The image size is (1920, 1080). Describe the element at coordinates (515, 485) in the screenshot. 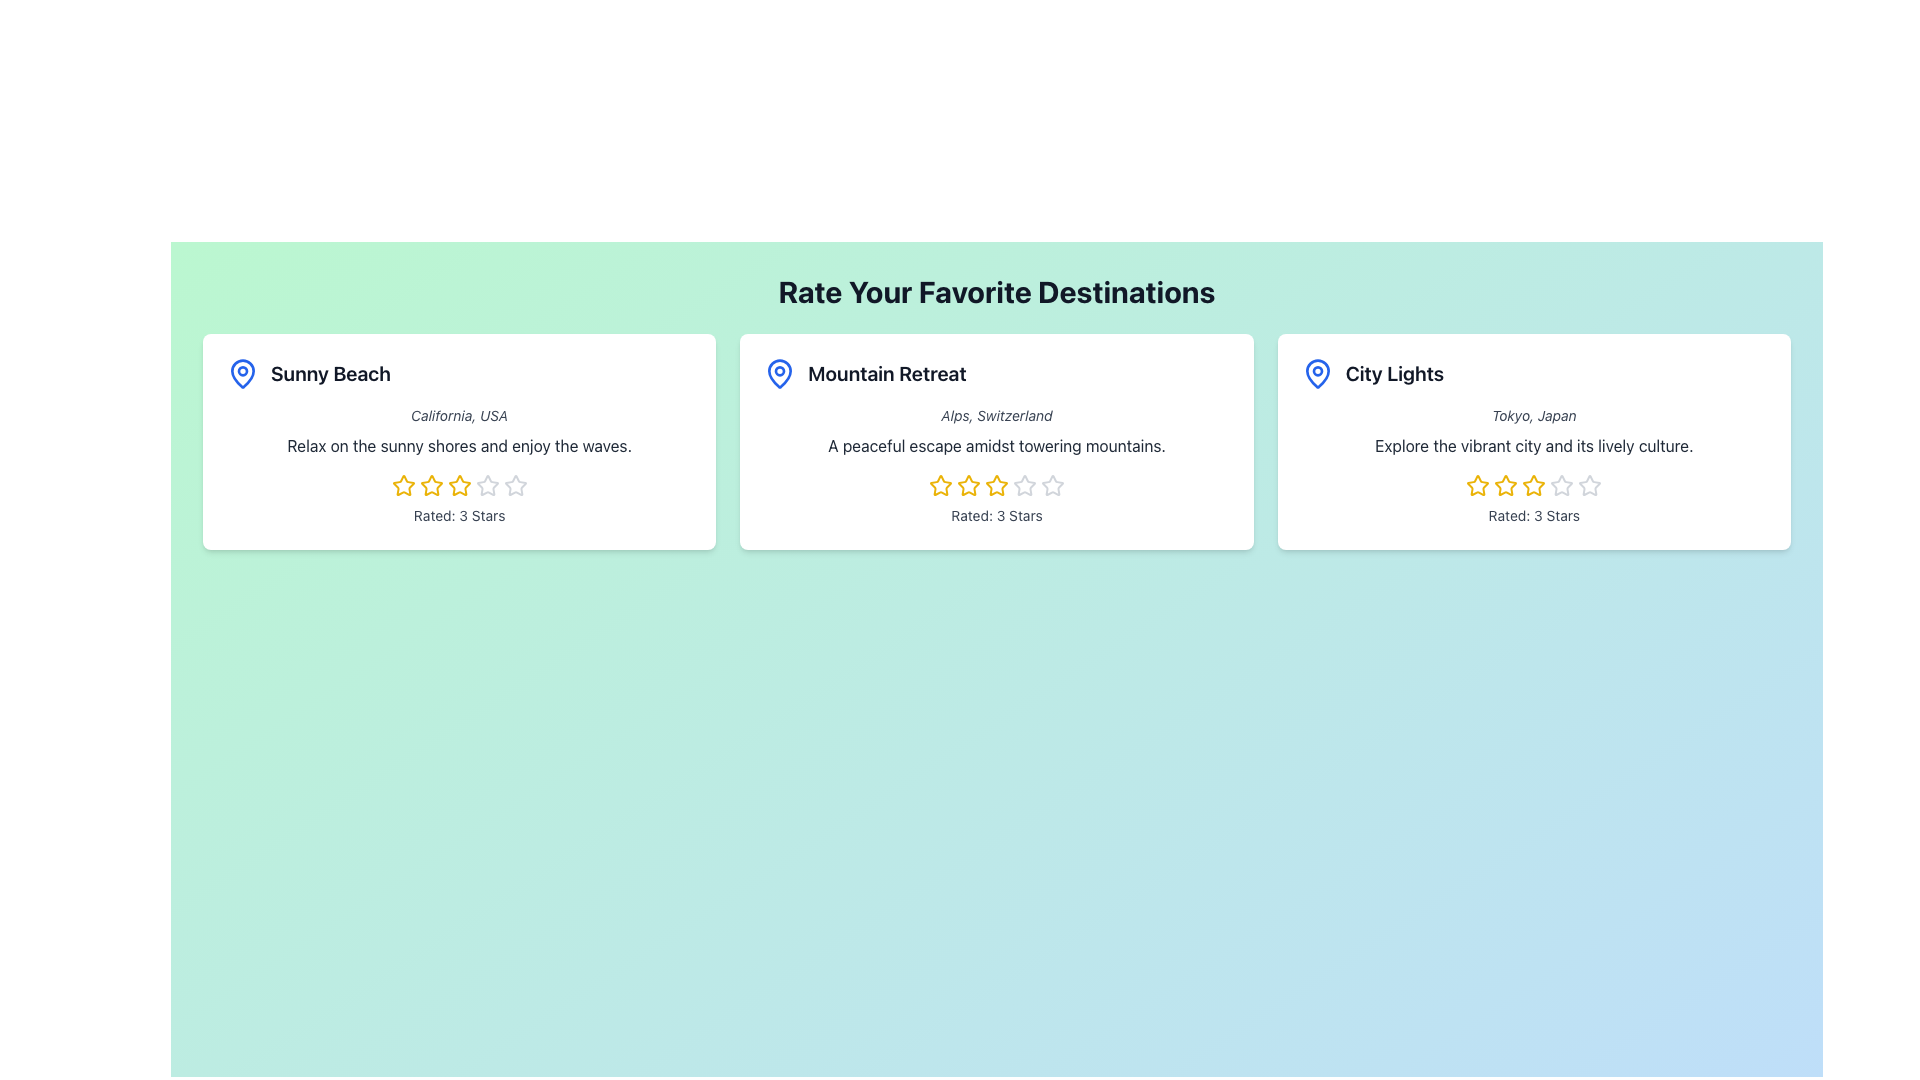

I see `the fifth star icon in the horizontal 5-star rating system for 'Sunny Beach'` at that location.